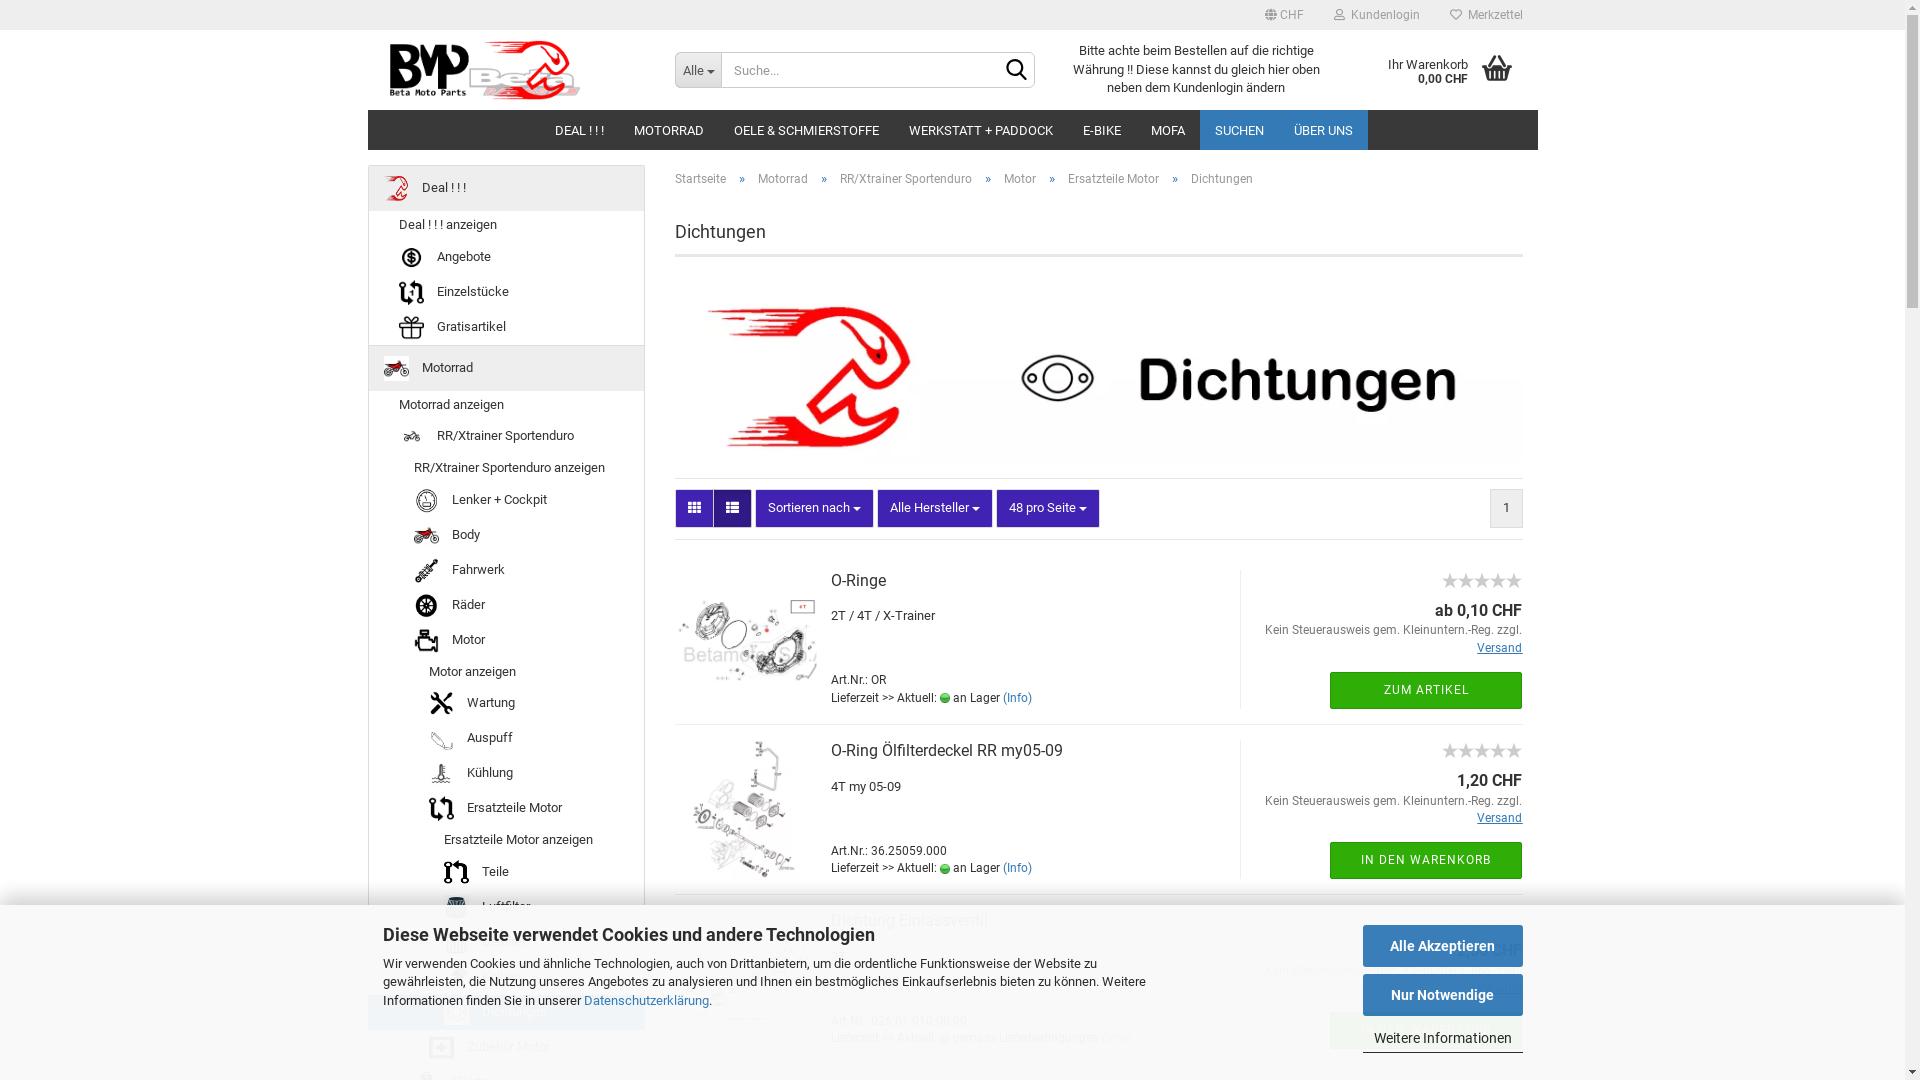 This screenshot has height=1080, width=1920. What do you see at coordinates (505, 534) in the screenshot?
I see `'Body'` at bounding box center [505, 534].